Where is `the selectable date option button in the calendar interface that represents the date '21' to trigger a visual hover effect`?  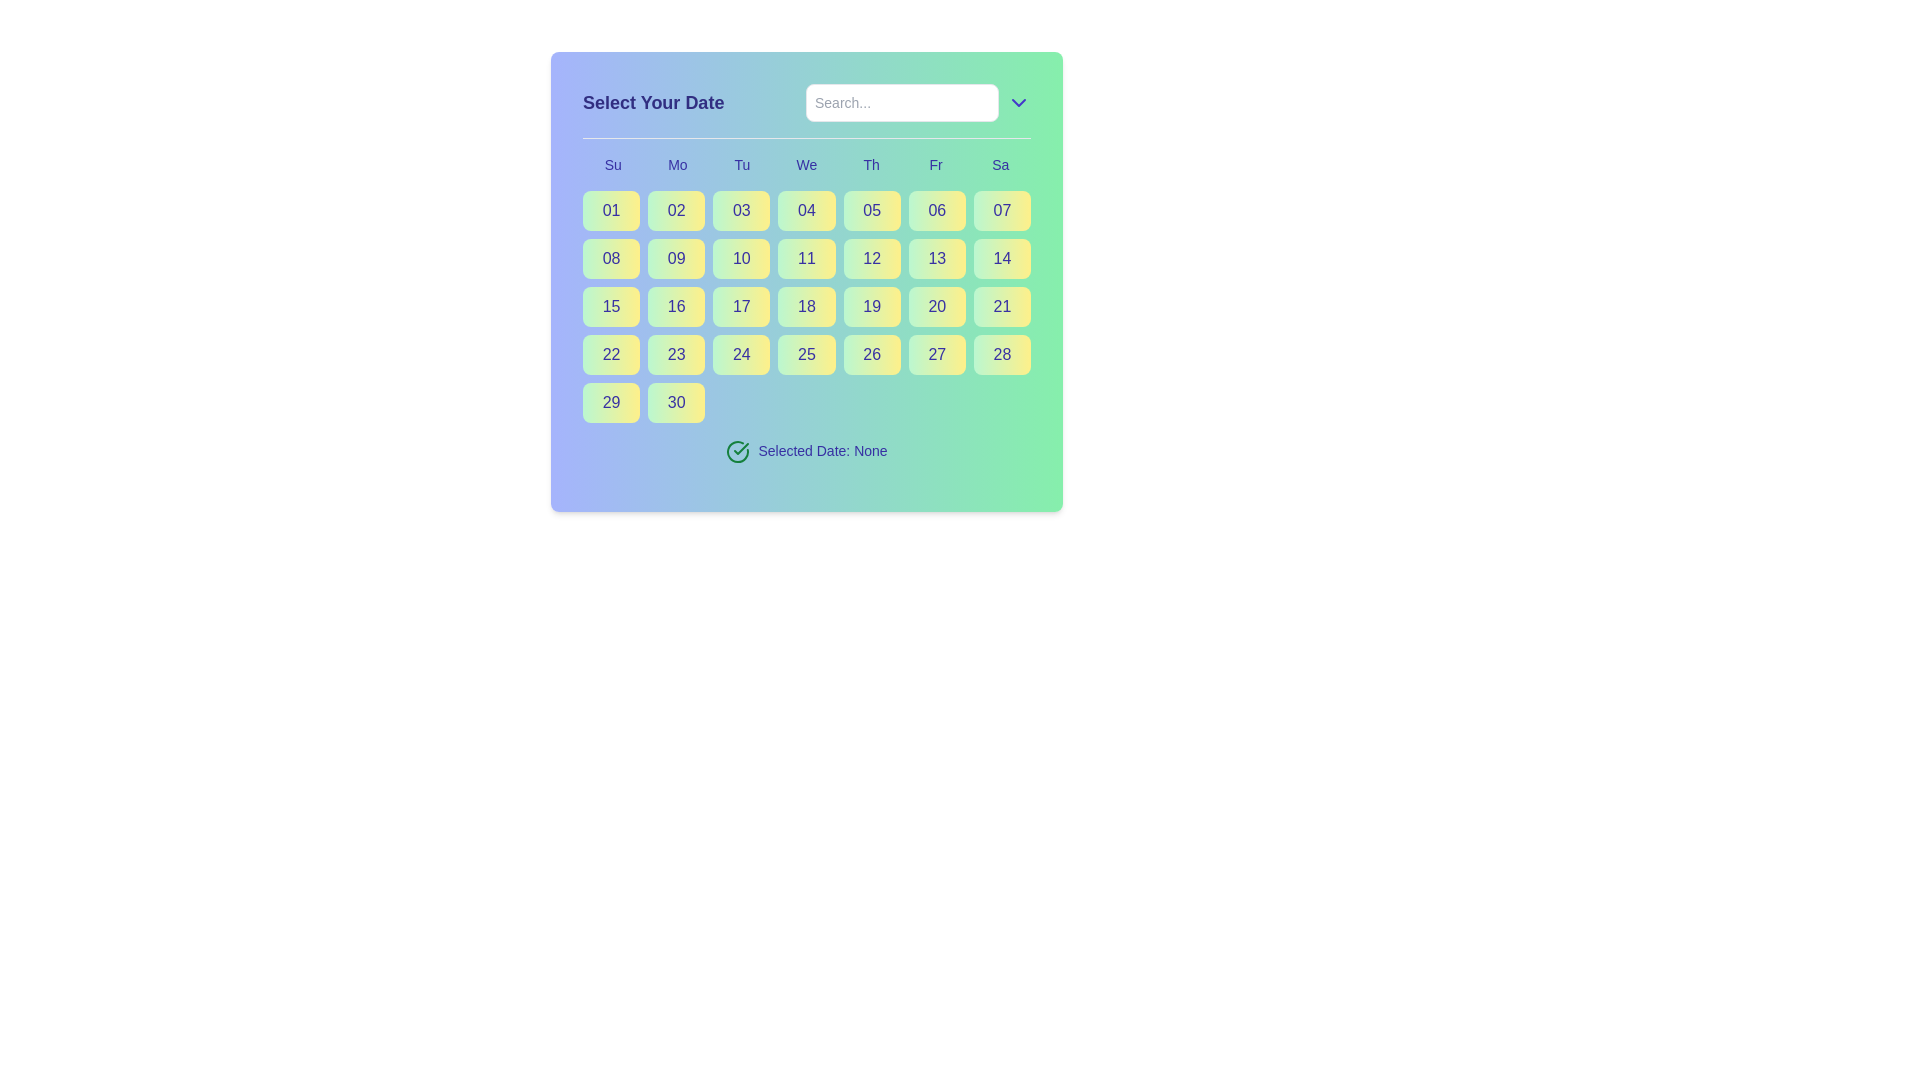
the selectable date option button in the calendar interface that represents the date '21' to trigger a visual hover effect is located at coordinates (1002, 307).